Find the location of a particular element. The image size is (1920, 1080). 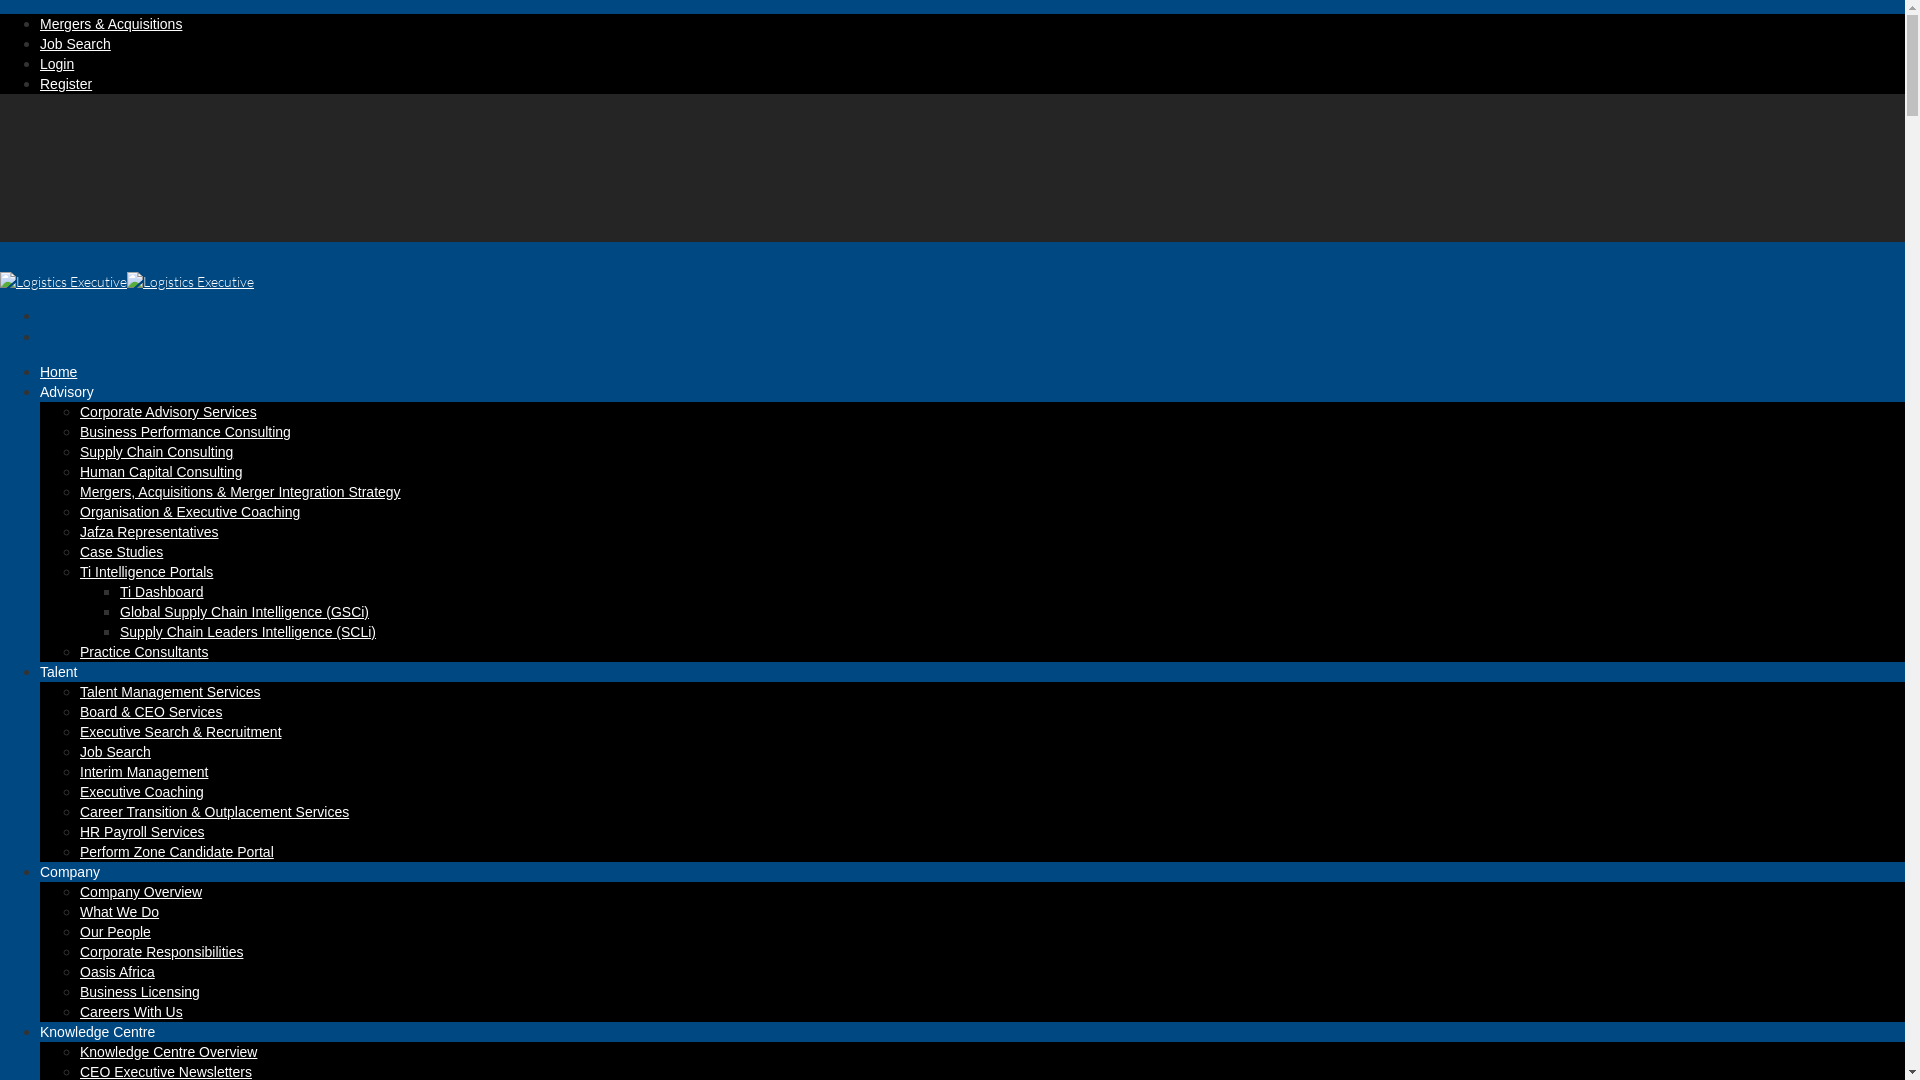

'Corporate Advisory Services' is located at coordinates (168, 411).